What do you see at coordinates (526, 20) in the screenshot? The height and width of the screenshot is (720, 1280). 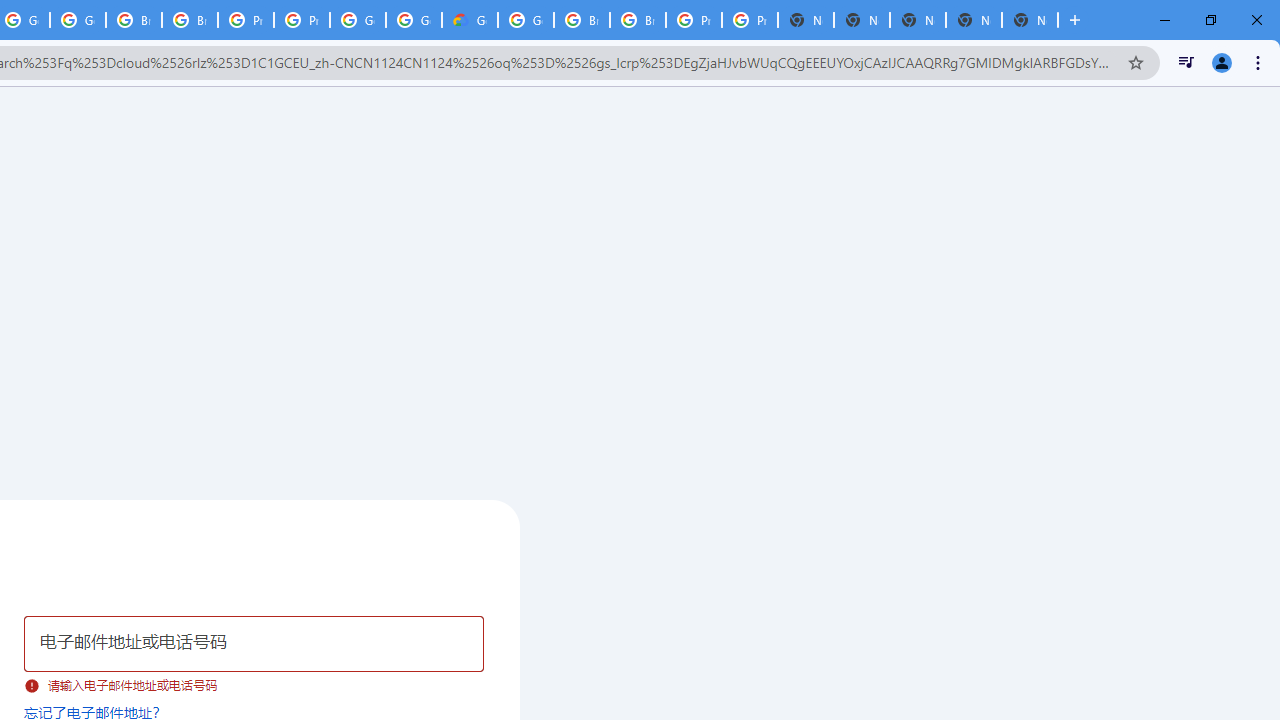 I see `'Google Cloud Platform'` at bounding box center [526, 20].